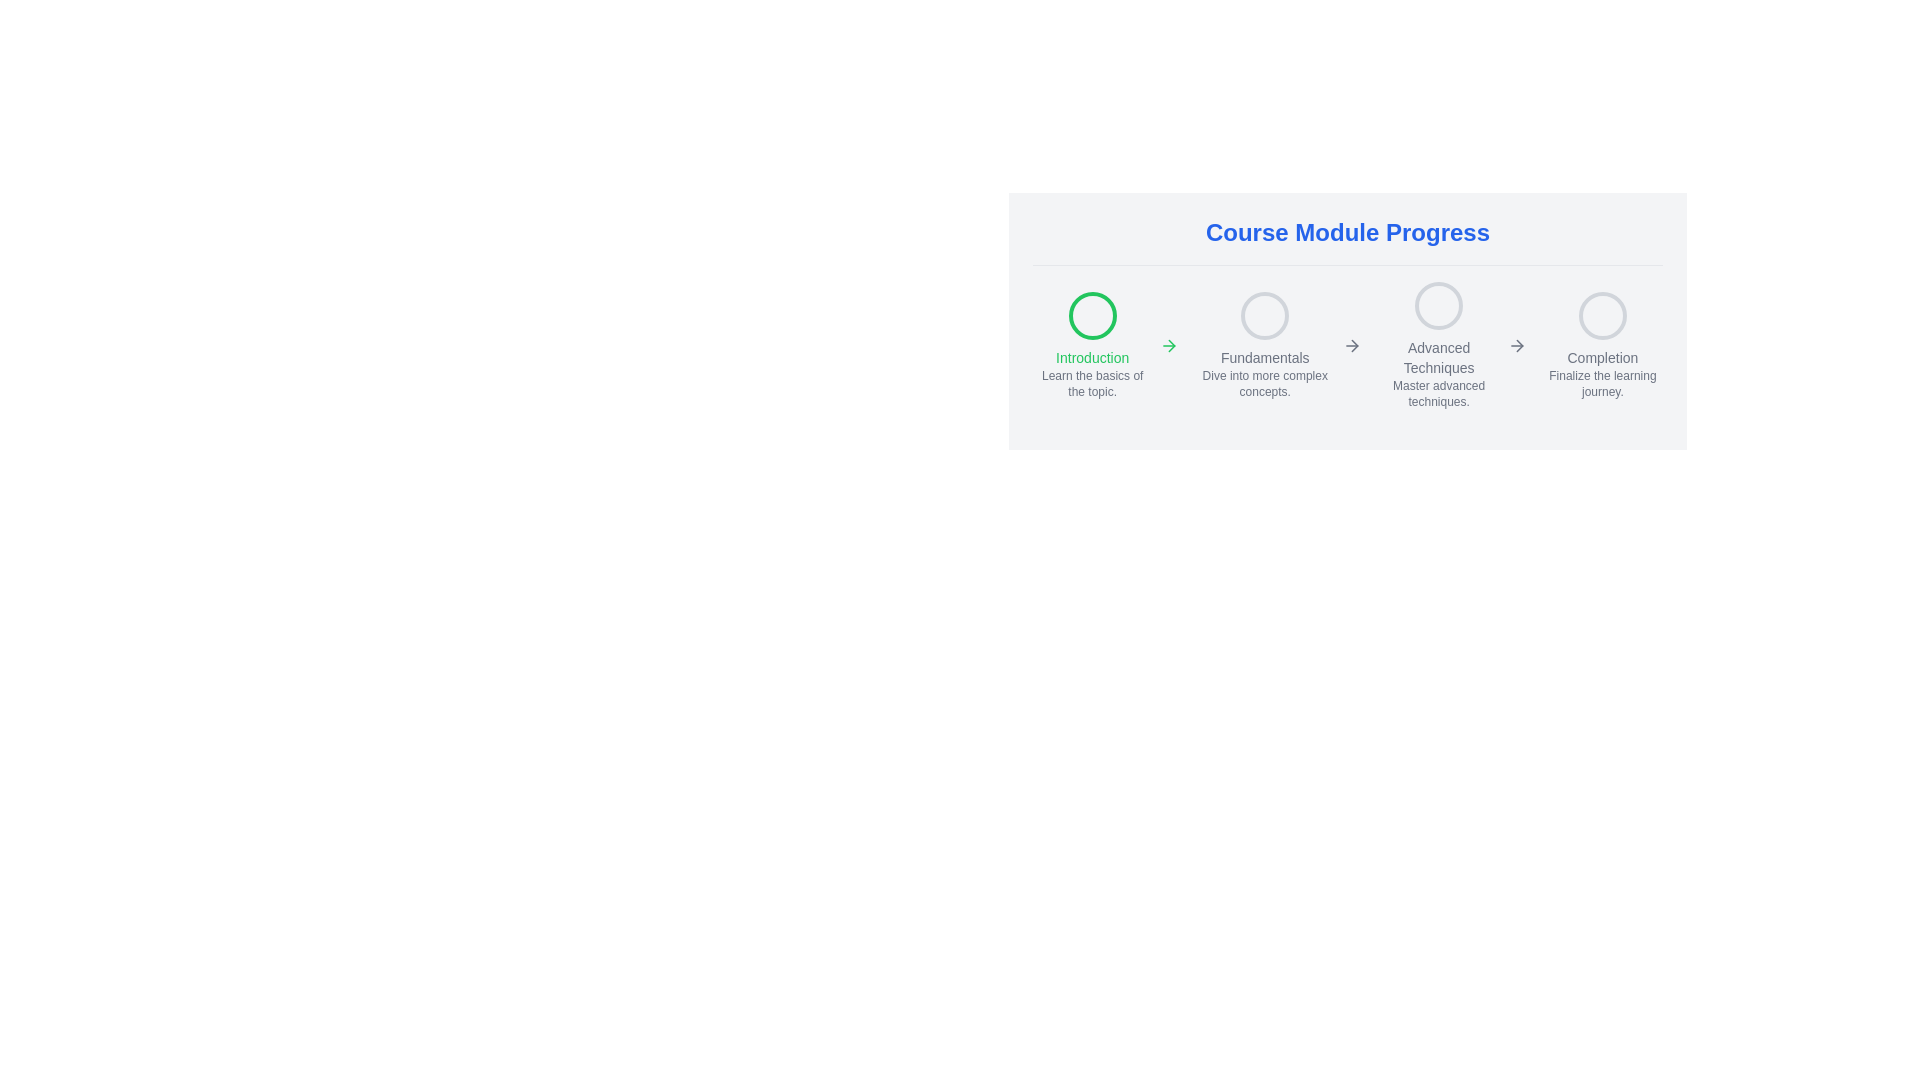 Image resolution: width=1920 pixels, height=1080 pixels. I want to click on the label element that serves as a title for the section, positioned below a circular icon with a green border and above the description text 'Learn the basics of the topic.', so click(1091, 357).